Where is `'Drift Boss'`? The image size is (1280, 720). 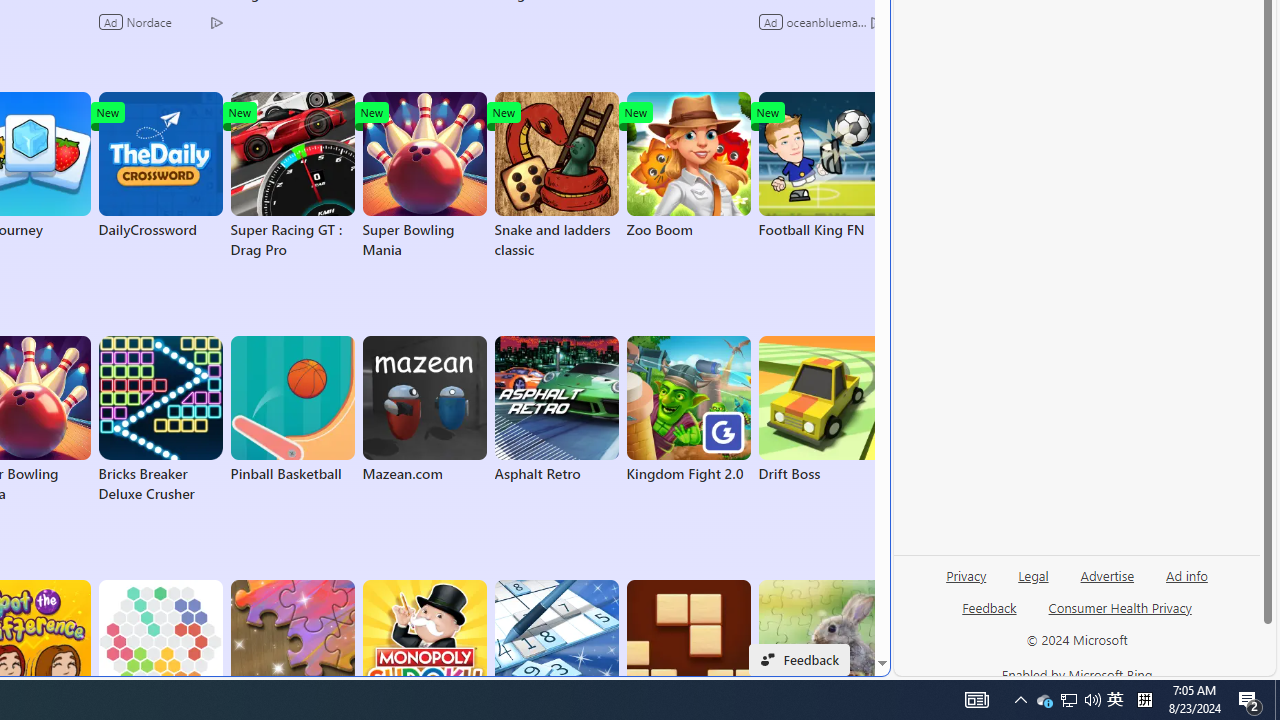 'Drift Boss' is located at coordinates (820, 409).